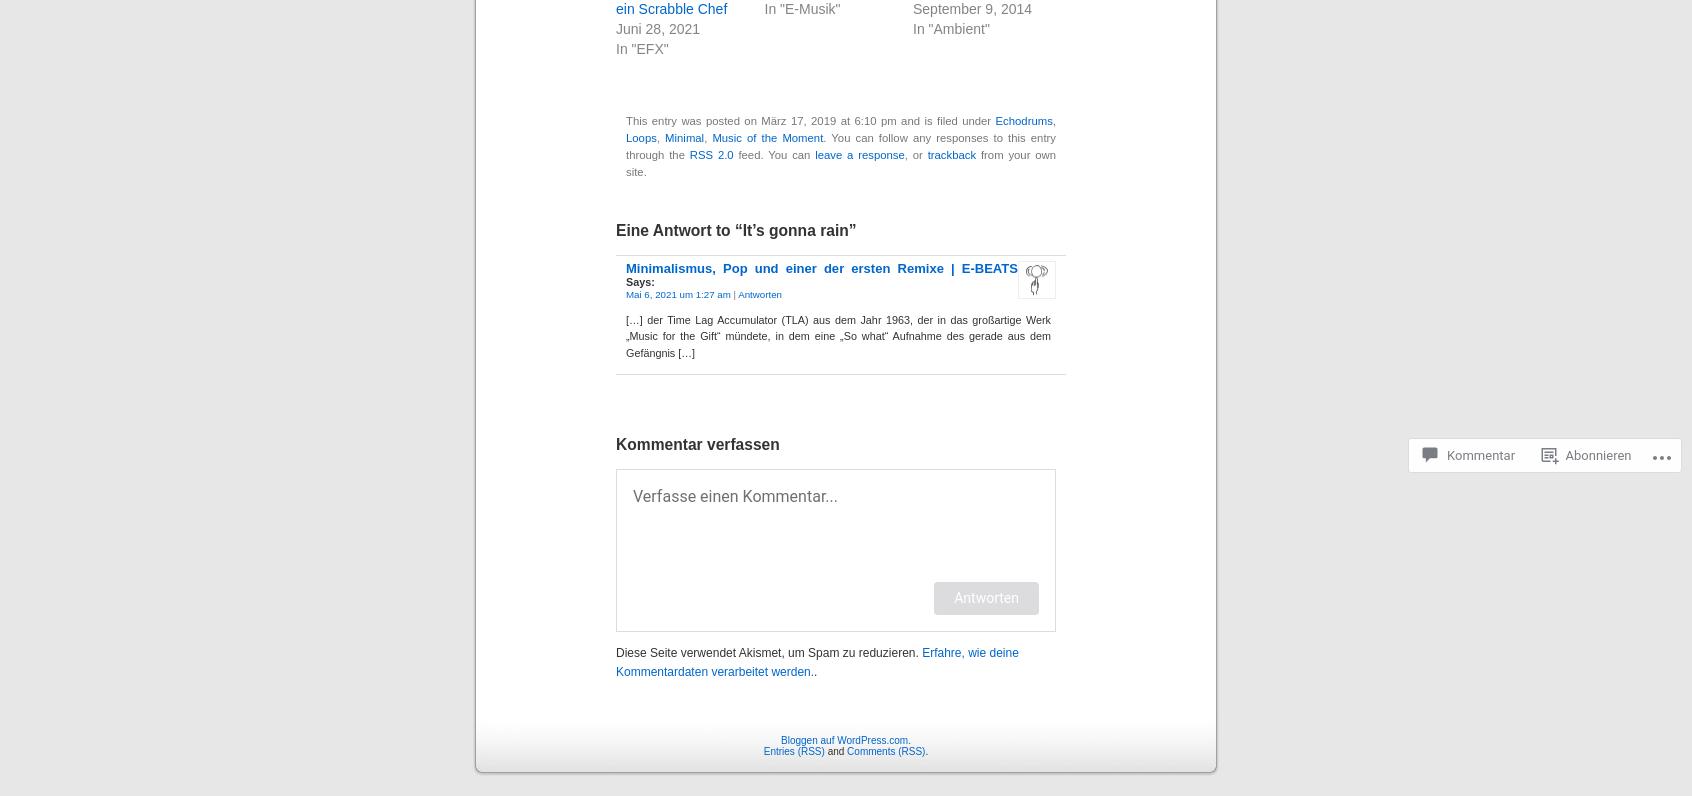 Image resolution: width=1692 pixels, height=796 pixels. I want to click on 'Kommentar', so click(1480, 380).